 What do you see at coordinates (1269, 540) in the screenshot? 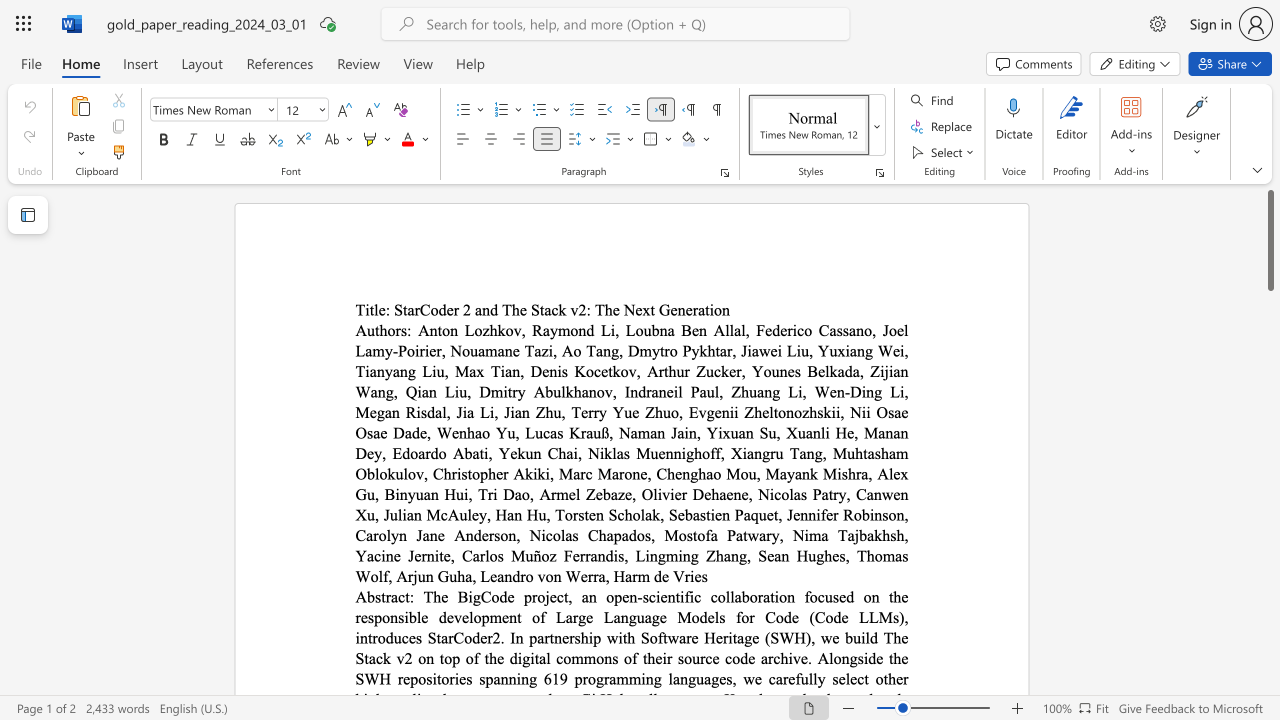
I see `the scrollbar to move the page downward` at bounding box center [1269, 540].